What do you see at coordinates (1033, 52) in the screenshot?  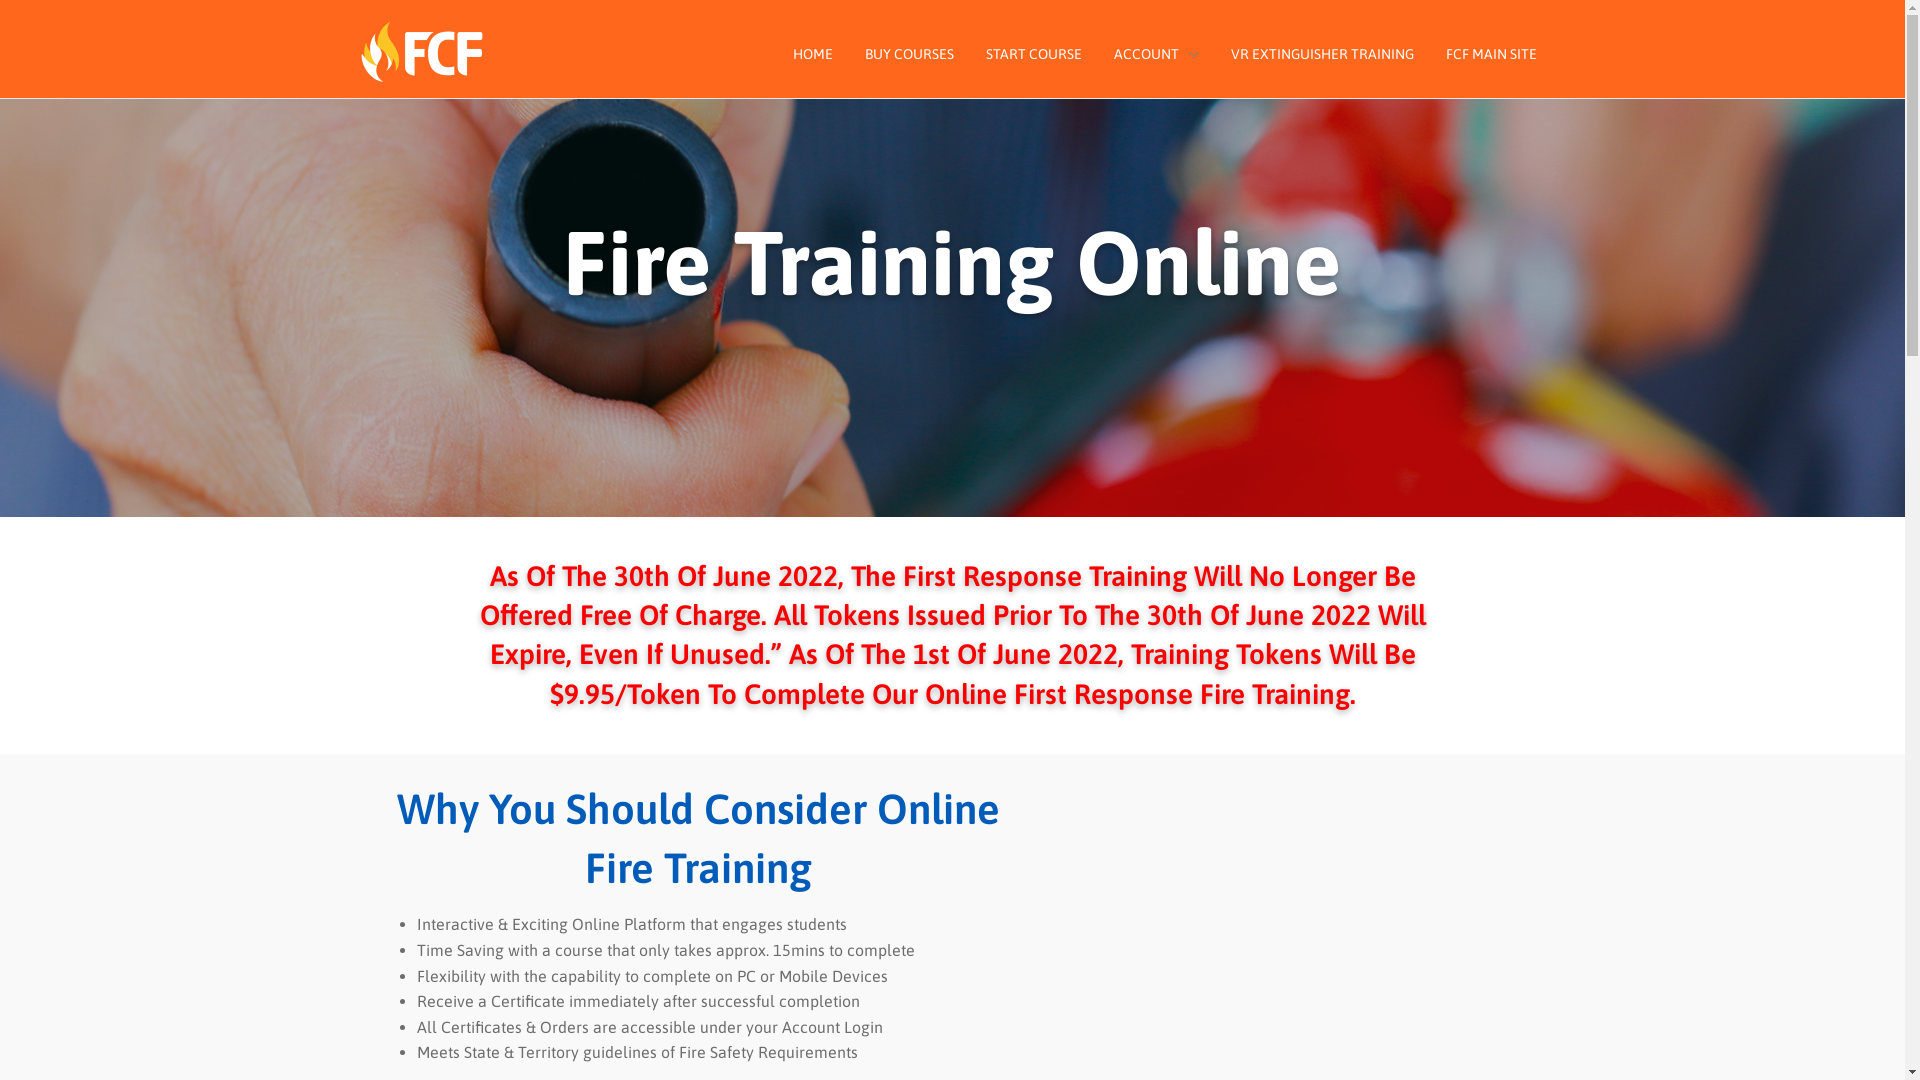 I see `'START COURSE'` at bounding box center [1033, 52].